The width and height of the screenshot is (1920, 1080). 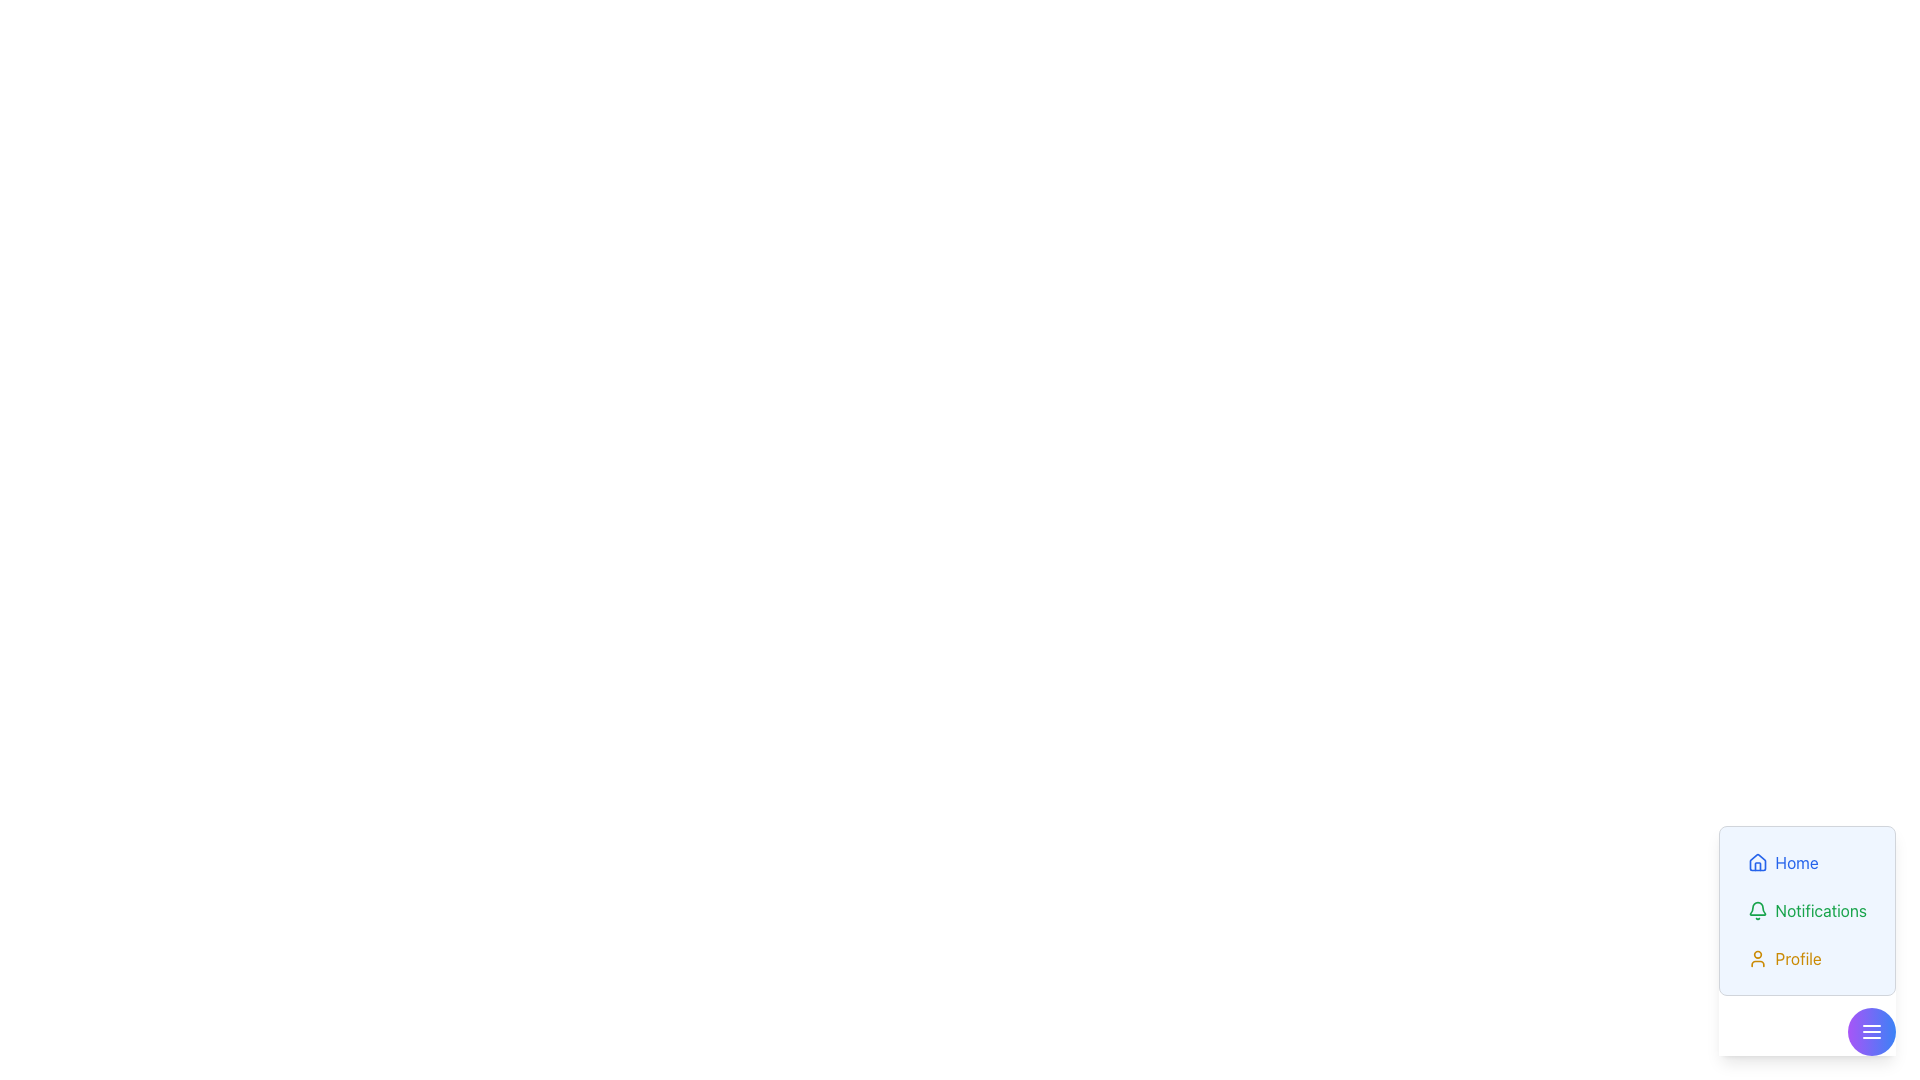 I want to click on the 'Notifications' menu item with a bell icon to change its text color to a darker green, so click(x=1807, y=910).